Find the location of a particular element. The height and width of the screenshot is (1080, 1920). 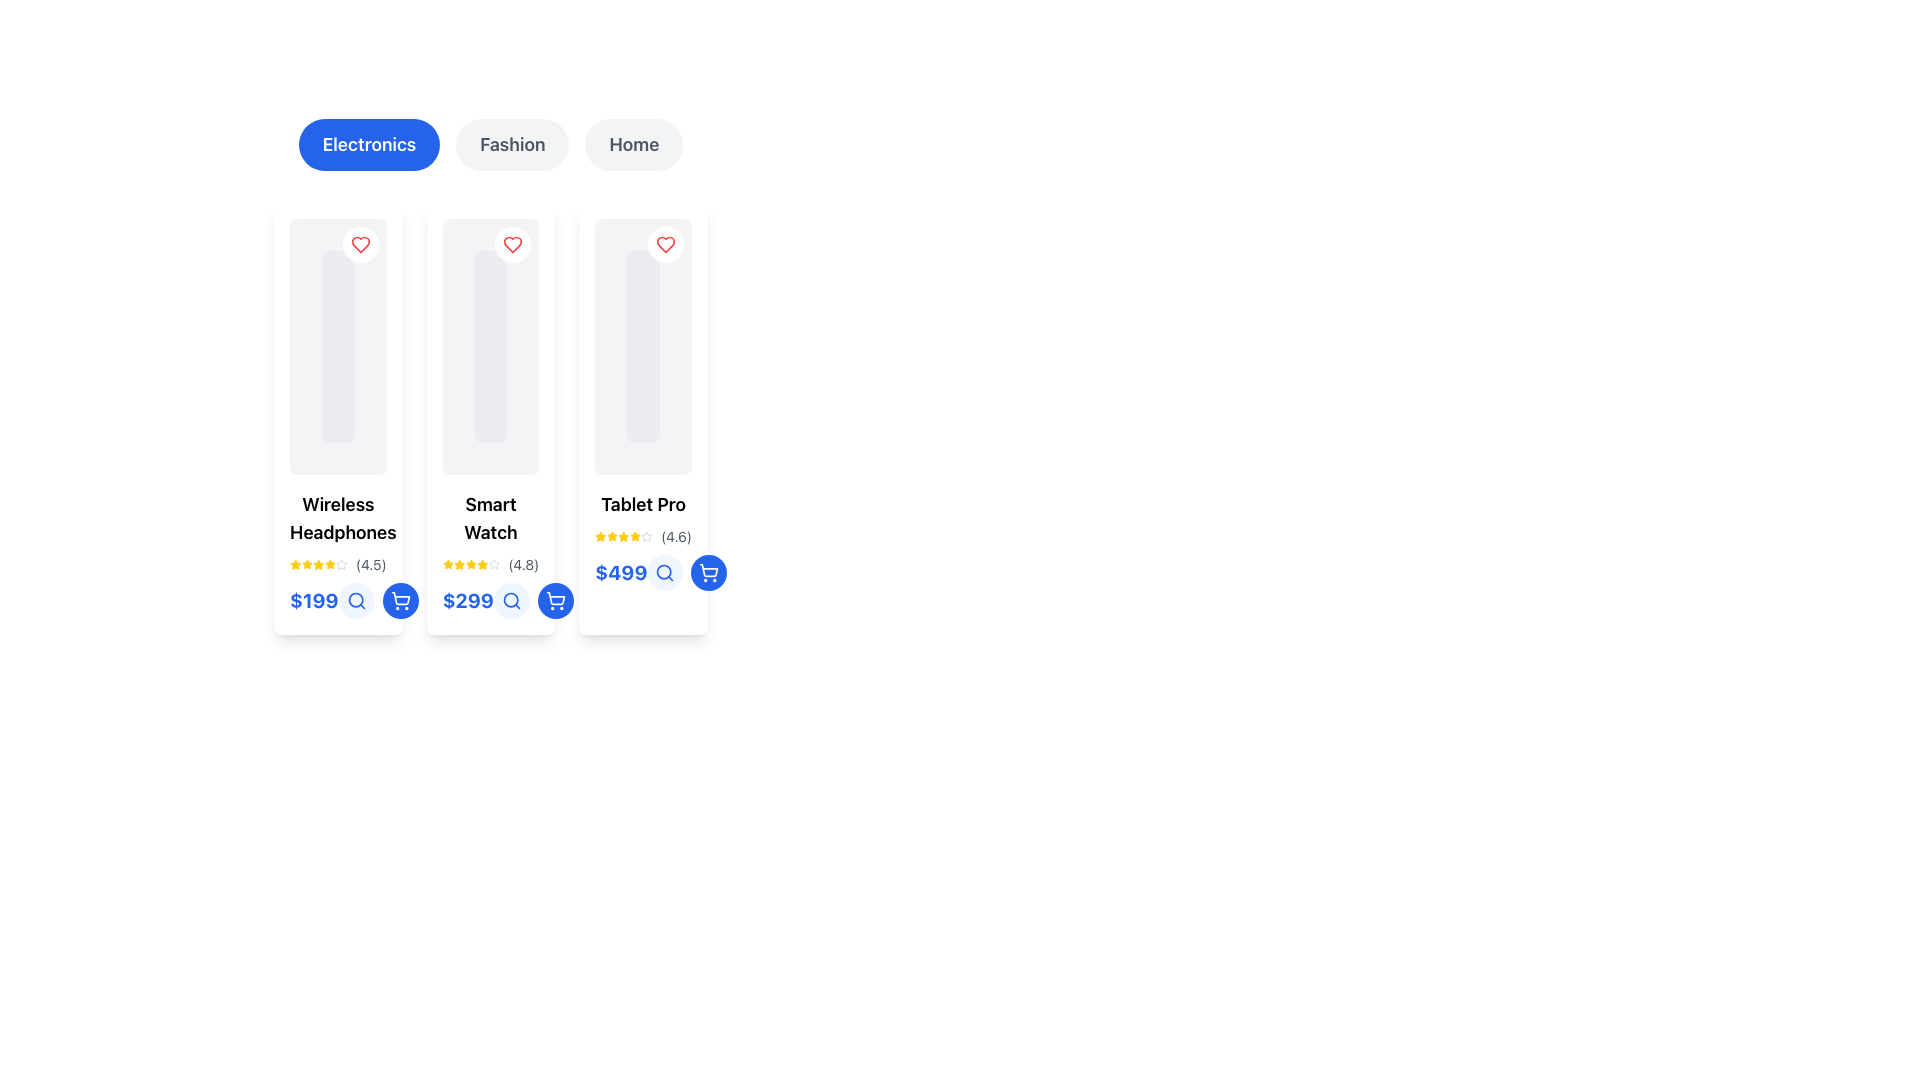

the yellow star icon, which is the second star in the rating system for the 'Wireless Headphones' product card is located at coordinates (306, 564).